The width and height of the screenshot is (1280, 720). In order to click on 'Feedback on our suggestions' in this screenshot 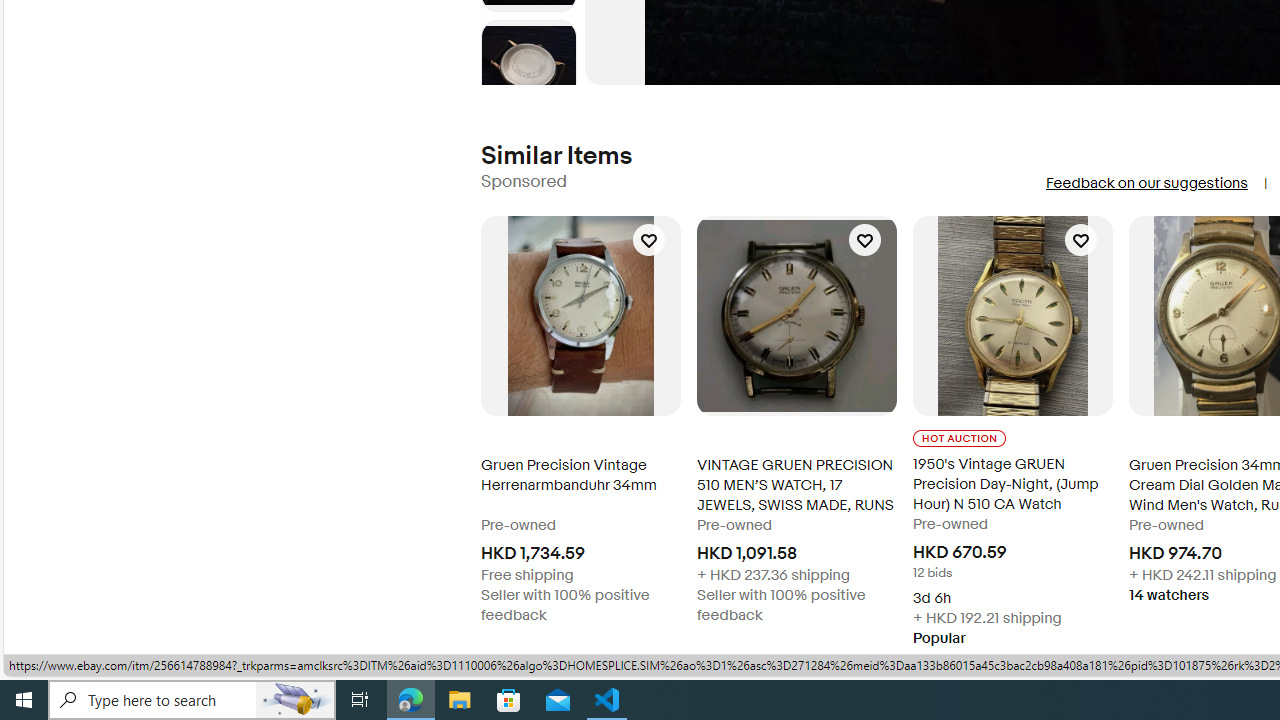, I will do `click(1146, 183)`.